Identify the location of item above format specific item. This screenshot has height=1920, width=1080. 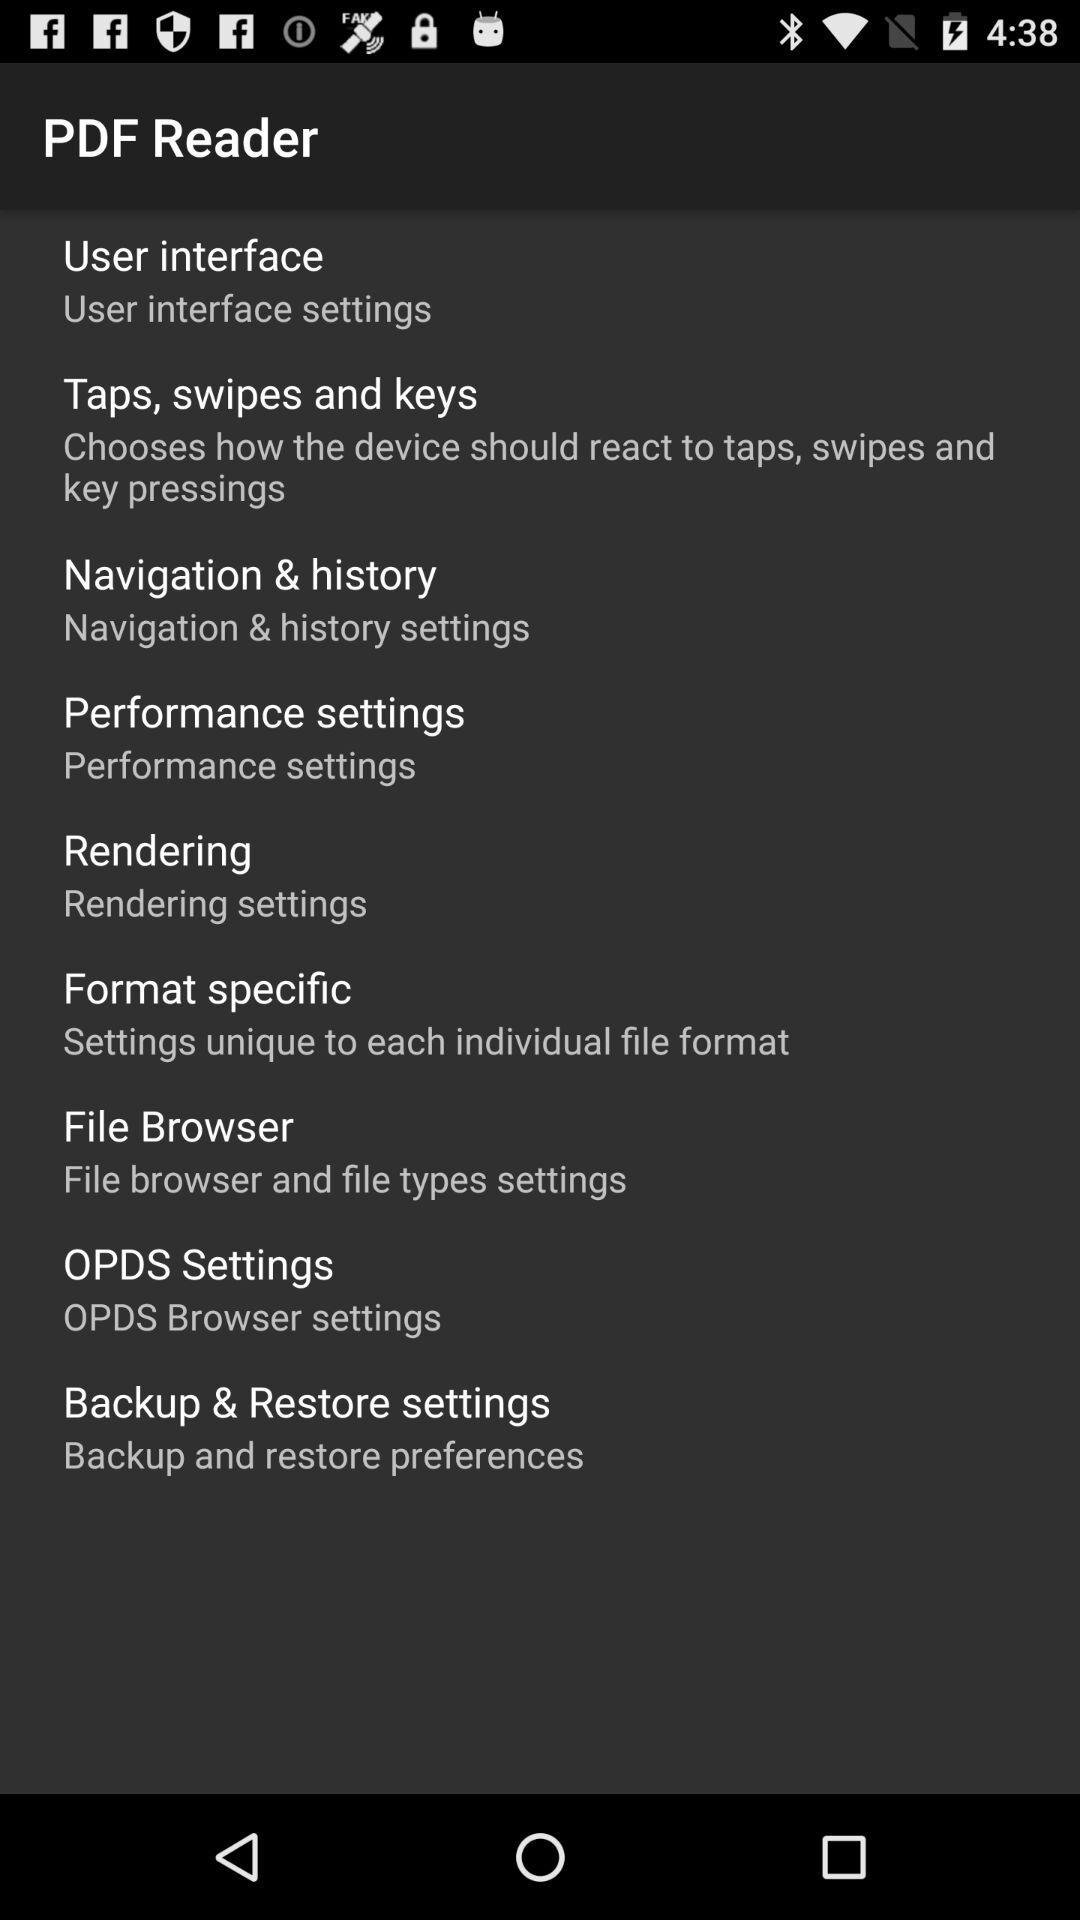
(215, 901).